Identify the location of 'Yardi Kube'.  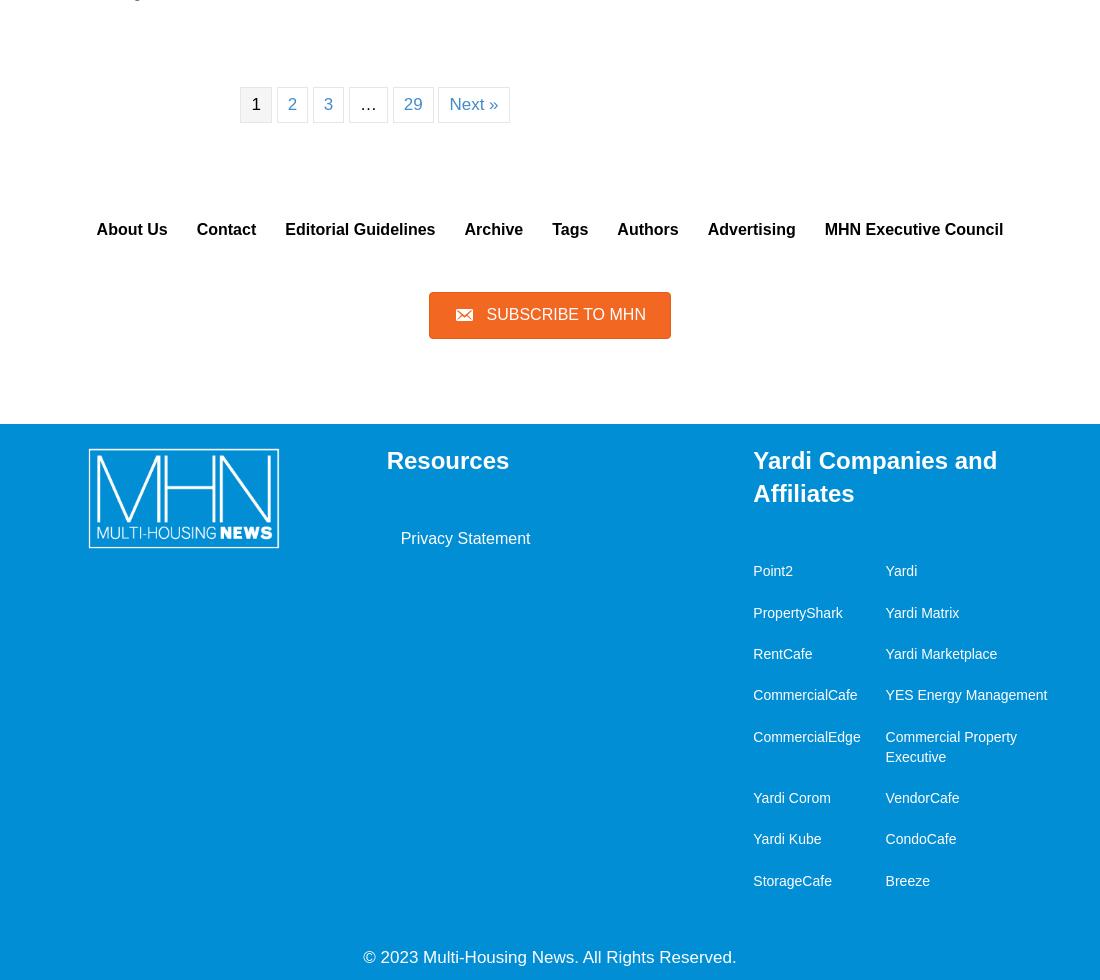
(787, 838).